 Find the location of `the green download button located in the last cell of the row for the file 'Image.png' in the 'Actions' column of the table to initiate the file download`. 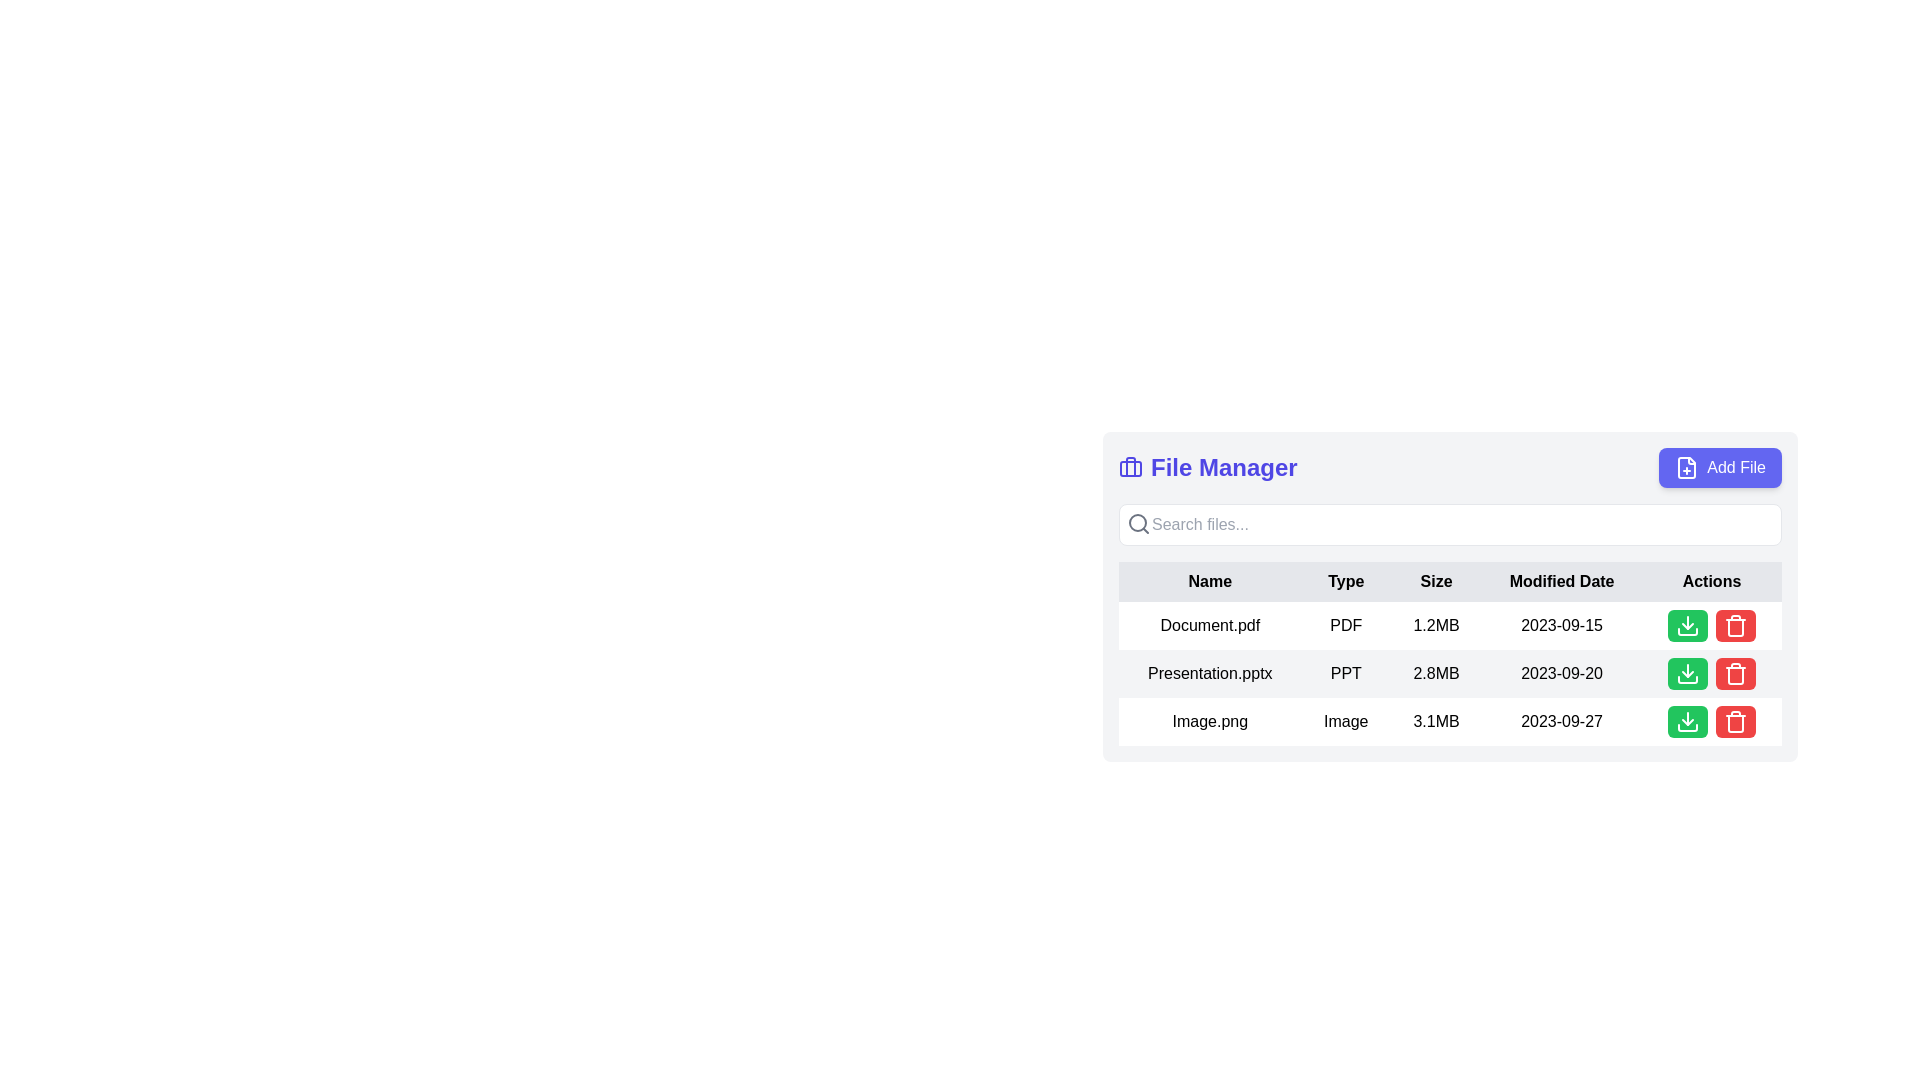

the green download button located in the last cell of the row for the file 'Image.png' in the 'Actions' column of the table to initiate the file download is located at coordinates (1711, 721).